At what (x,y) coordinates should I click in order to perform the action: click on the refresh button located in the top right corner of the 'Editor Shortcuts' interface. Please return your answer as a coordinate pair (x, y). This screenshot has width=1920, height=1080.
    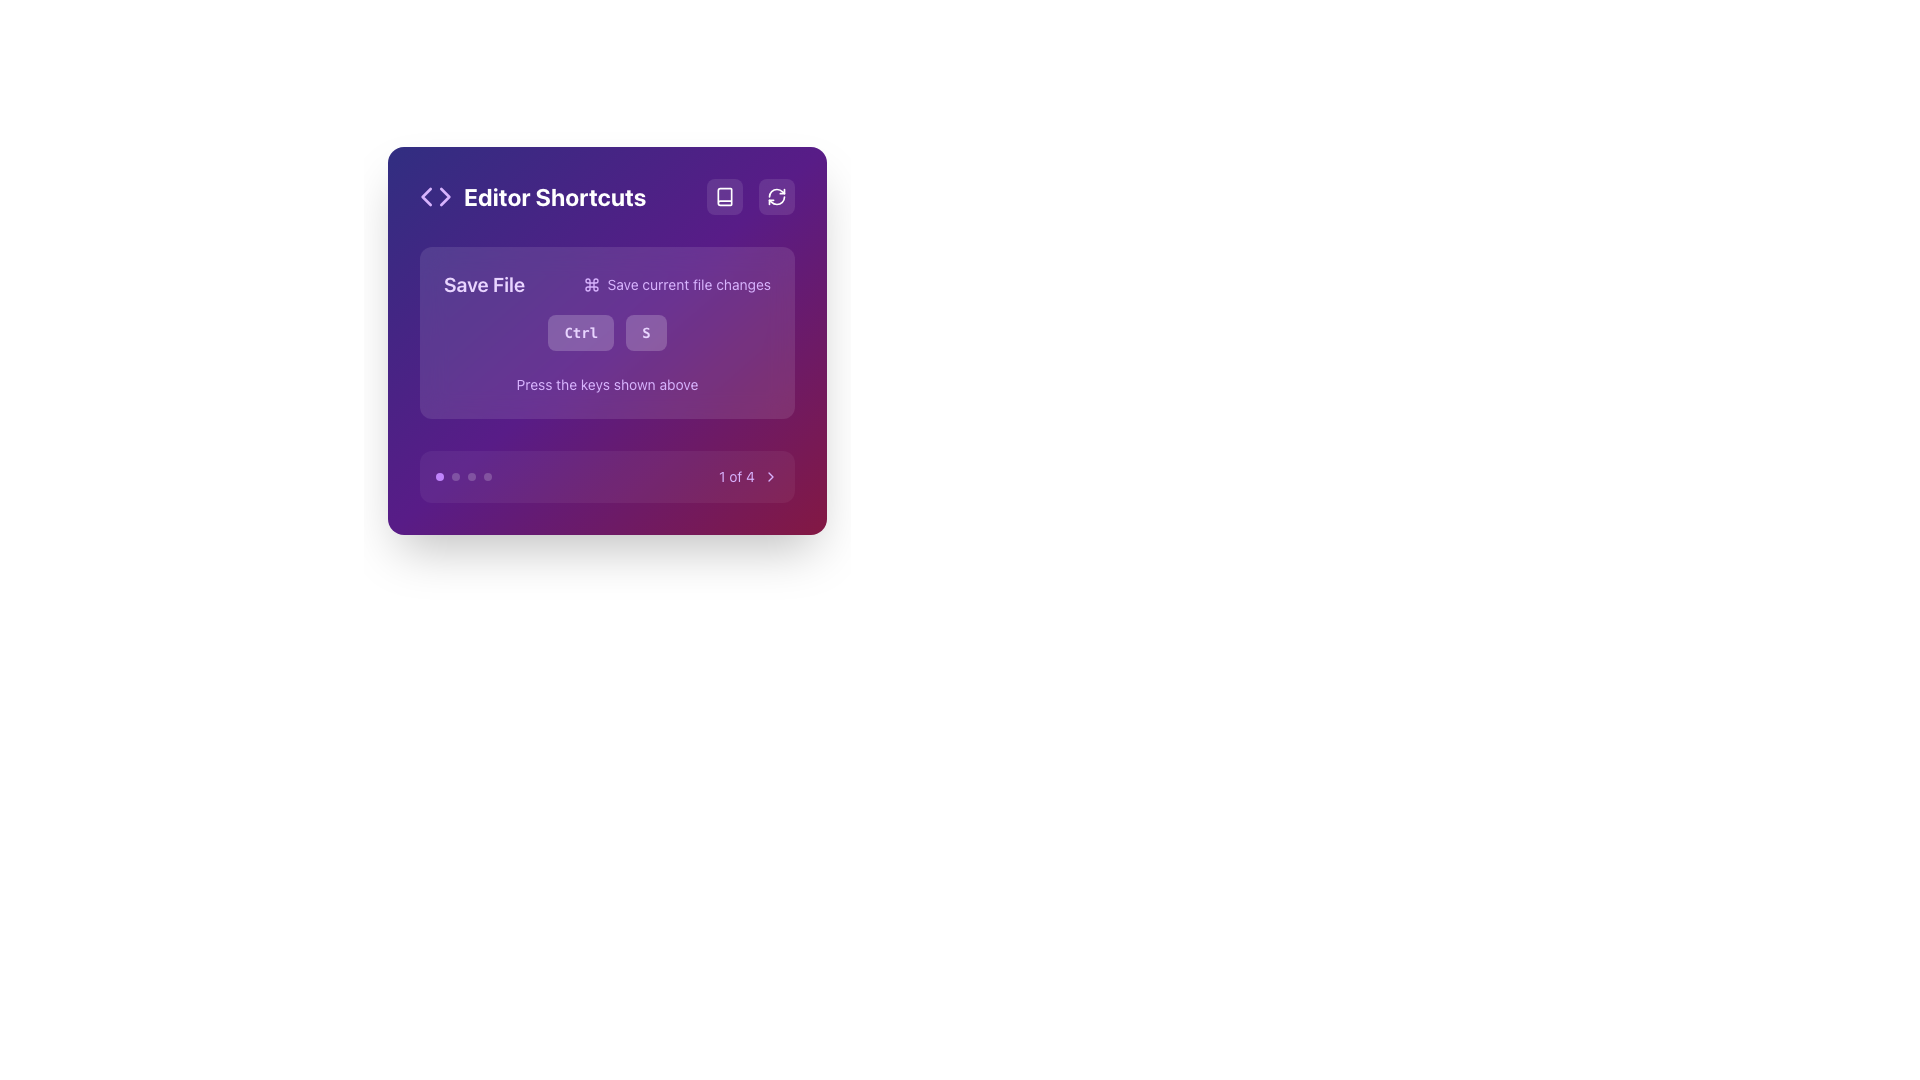
    Looking at the image, I should click on (776, 196).